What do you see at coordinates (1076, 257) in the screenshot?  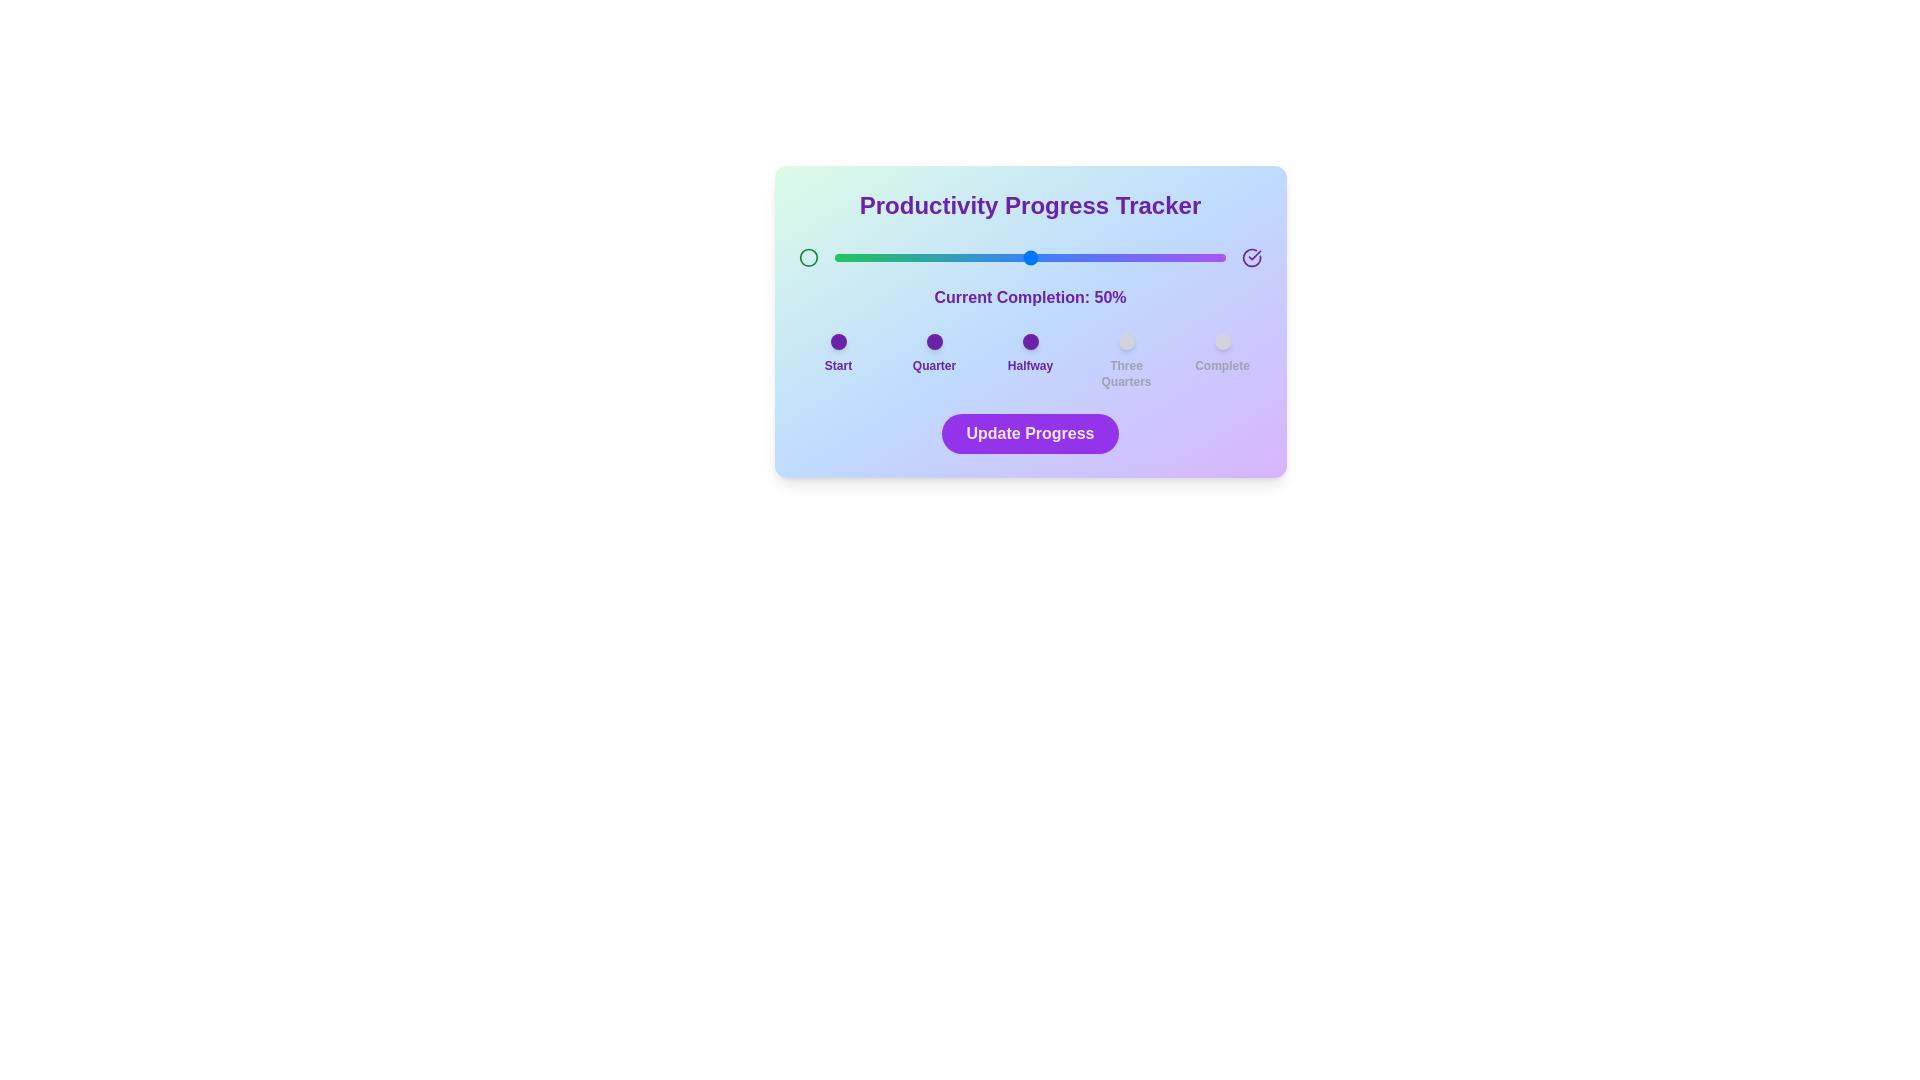 I see `the slider to set the completion percentage to 62` at bounding box center [1076, 257].